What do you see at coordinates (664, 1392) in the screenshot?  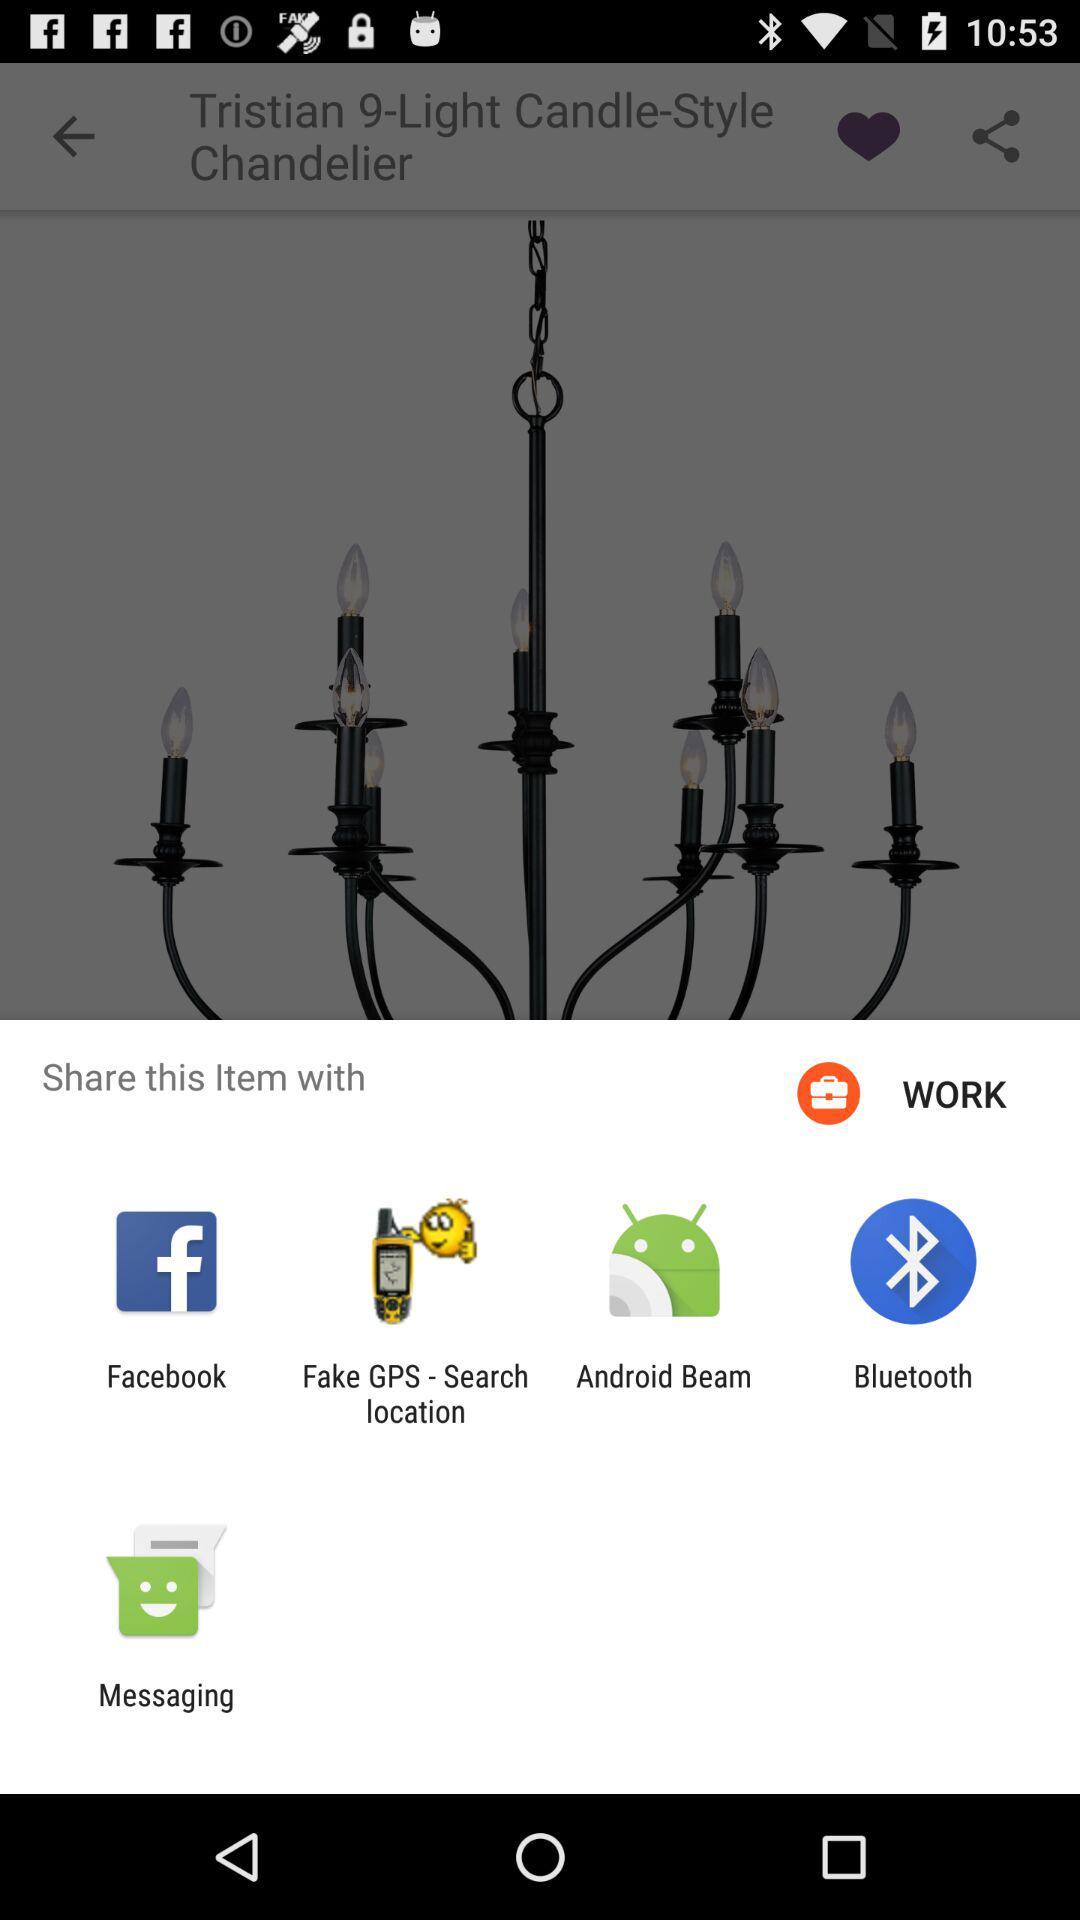 I see `the android beam icon` at bounding box center [664, 1392].